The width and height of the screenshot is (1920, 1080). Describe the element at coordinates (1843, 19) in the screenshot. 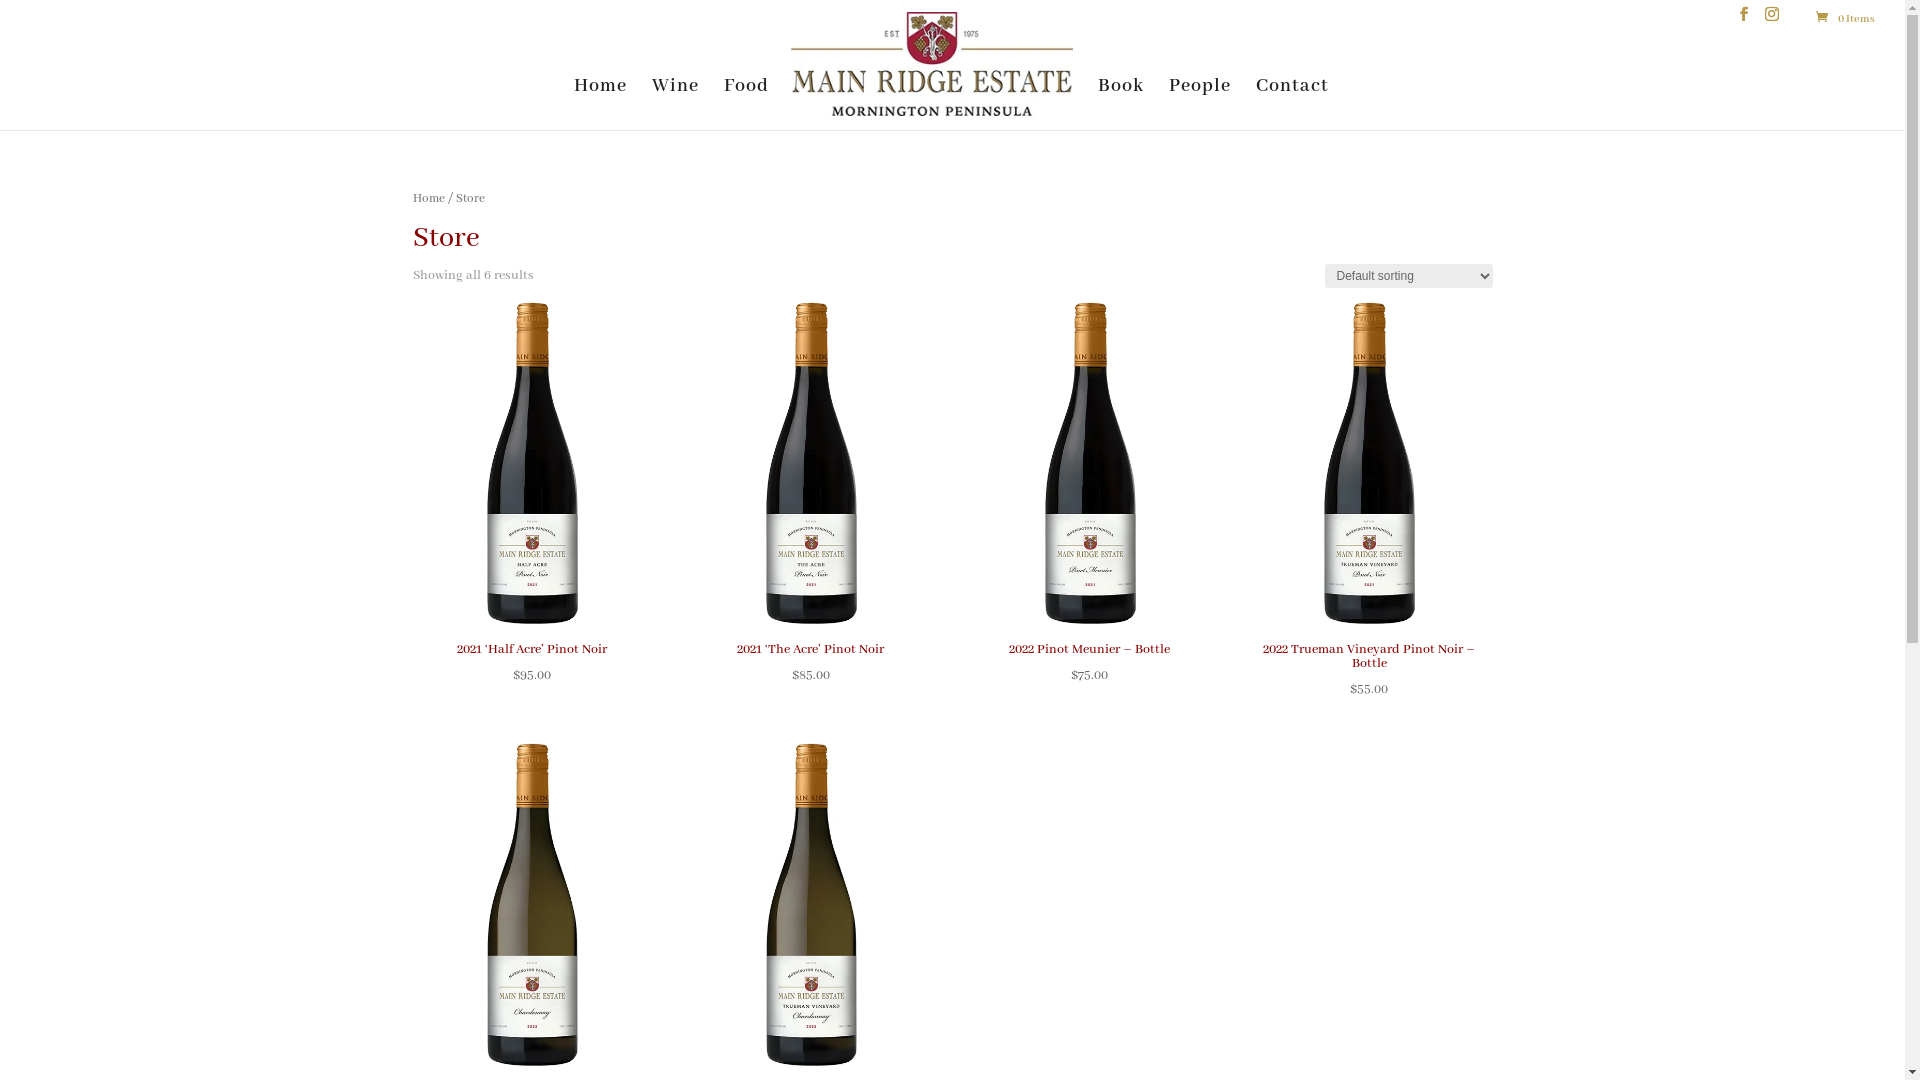

I see `'0 Items'` at that location.